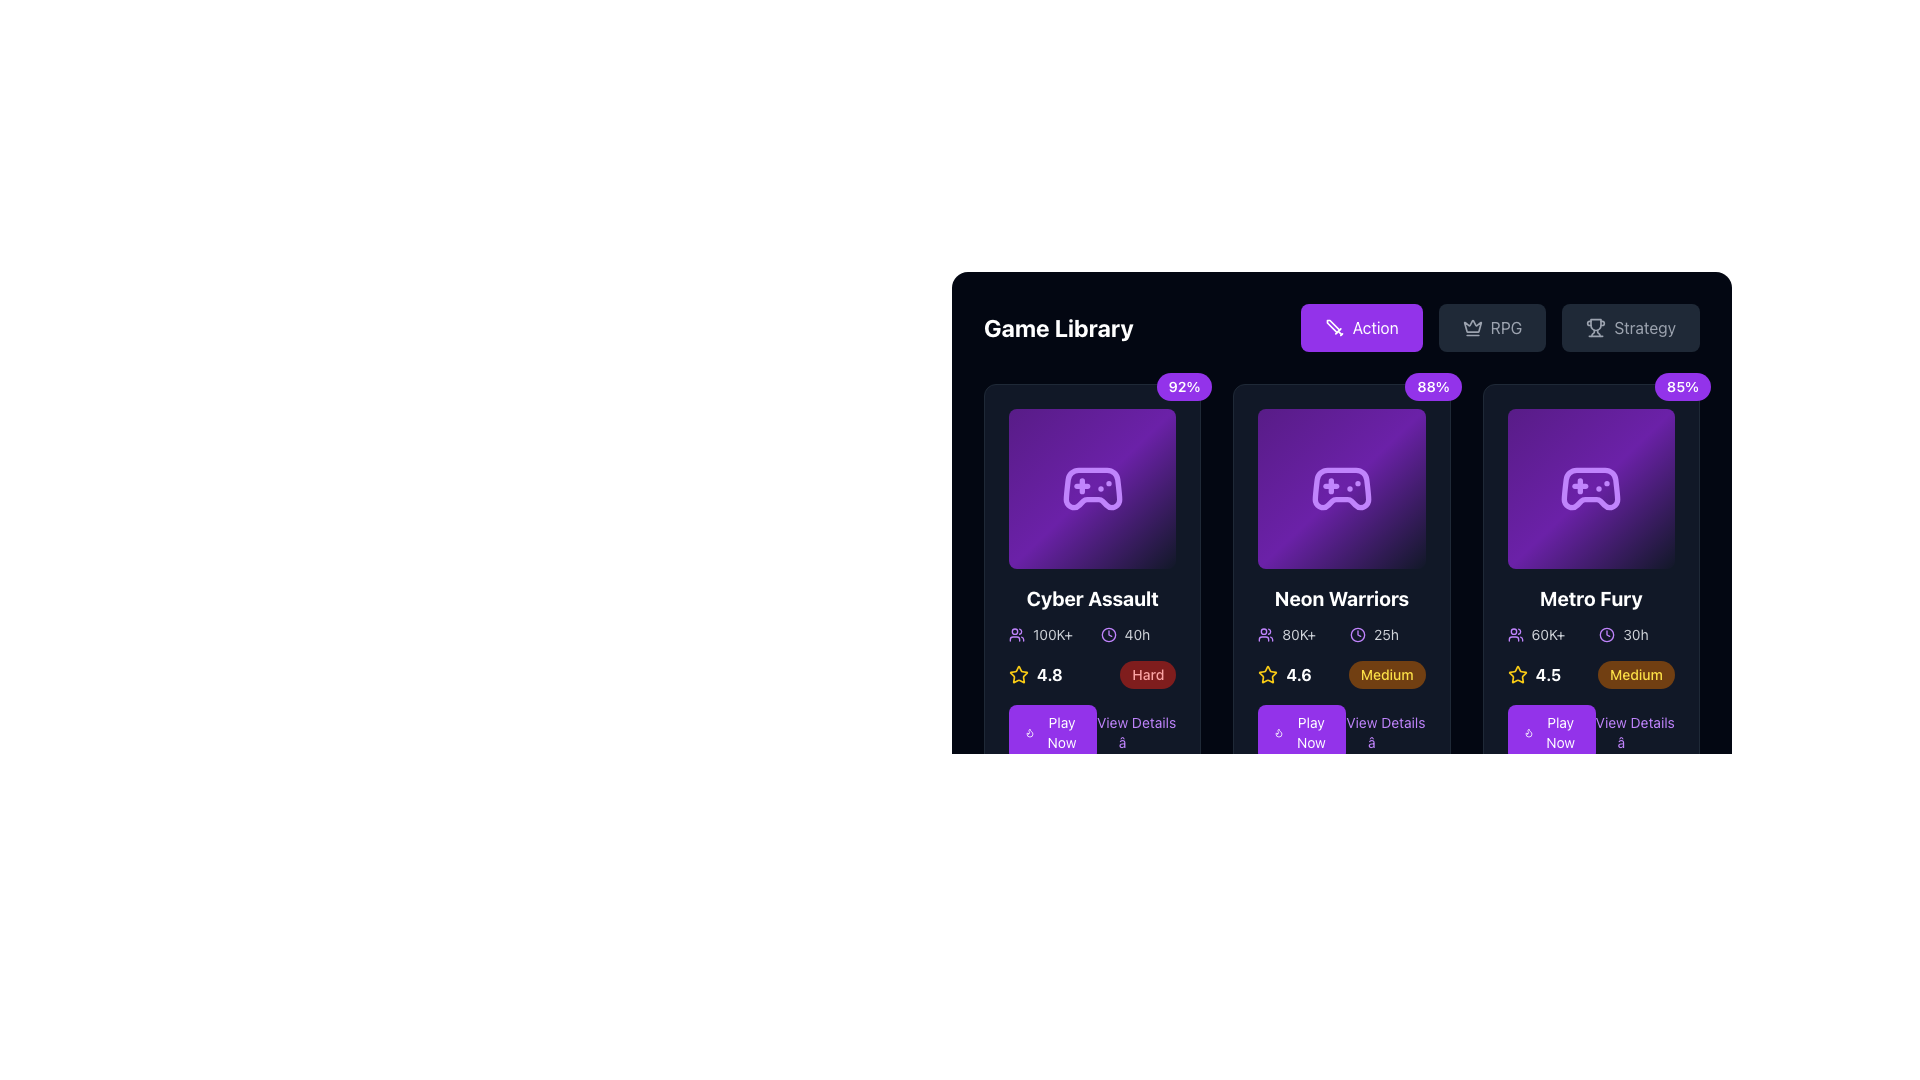 This screenshot has height=1080, width=1920. I want to click on the game controller icon, which features a cross button on the left and three dots on the right, located, so click(1091, 489).